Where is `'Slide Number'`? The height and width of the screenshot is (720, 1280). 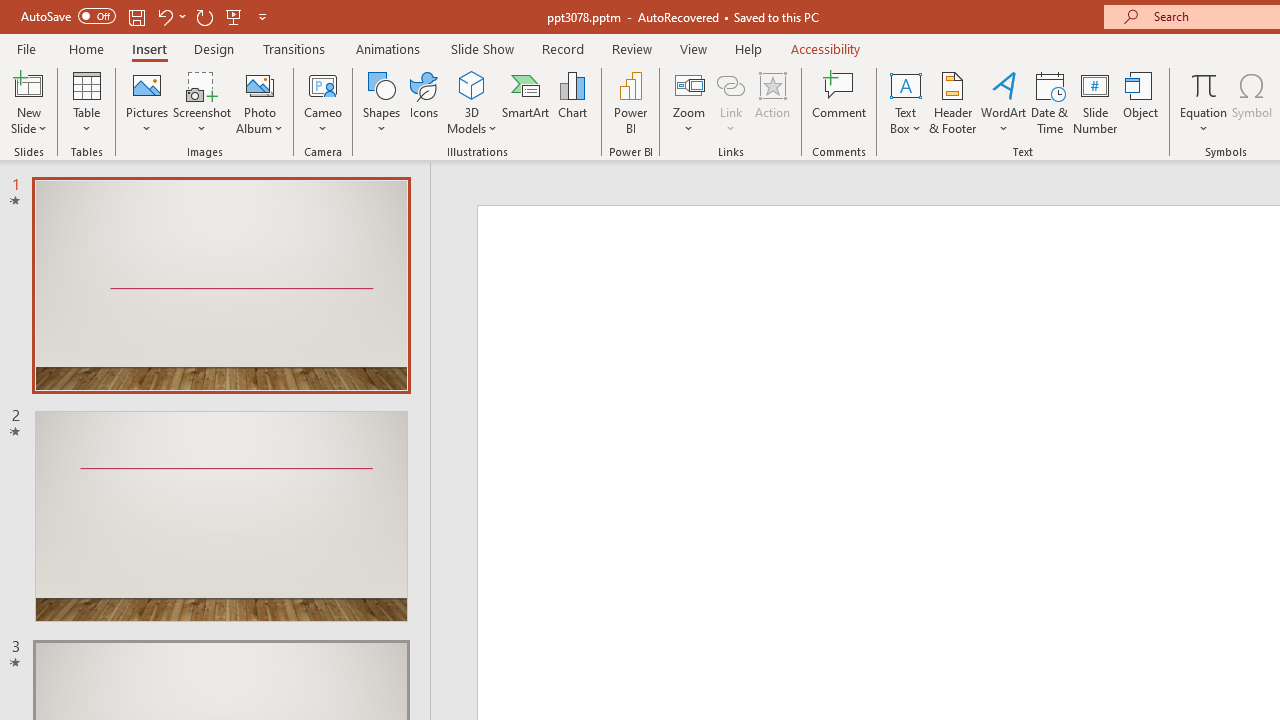 'Slide Number' is located at coordinates (1094, 103).